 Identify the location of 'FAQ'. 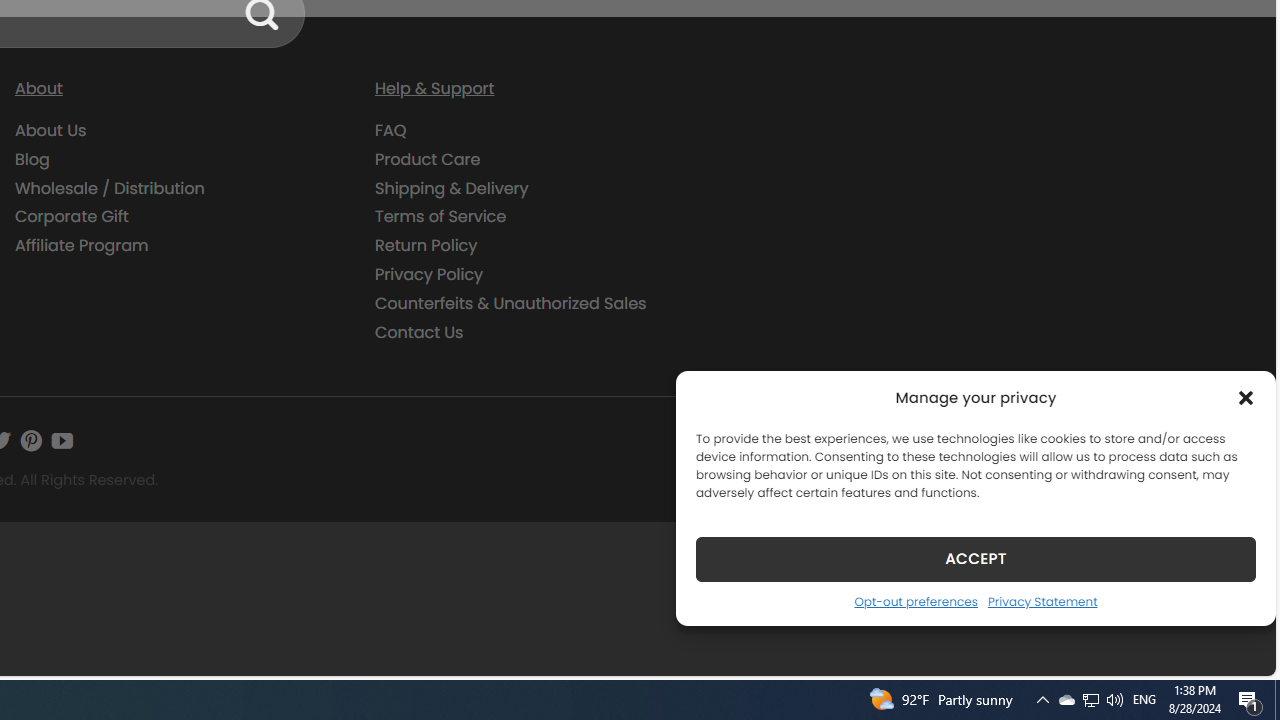
(540, 131).